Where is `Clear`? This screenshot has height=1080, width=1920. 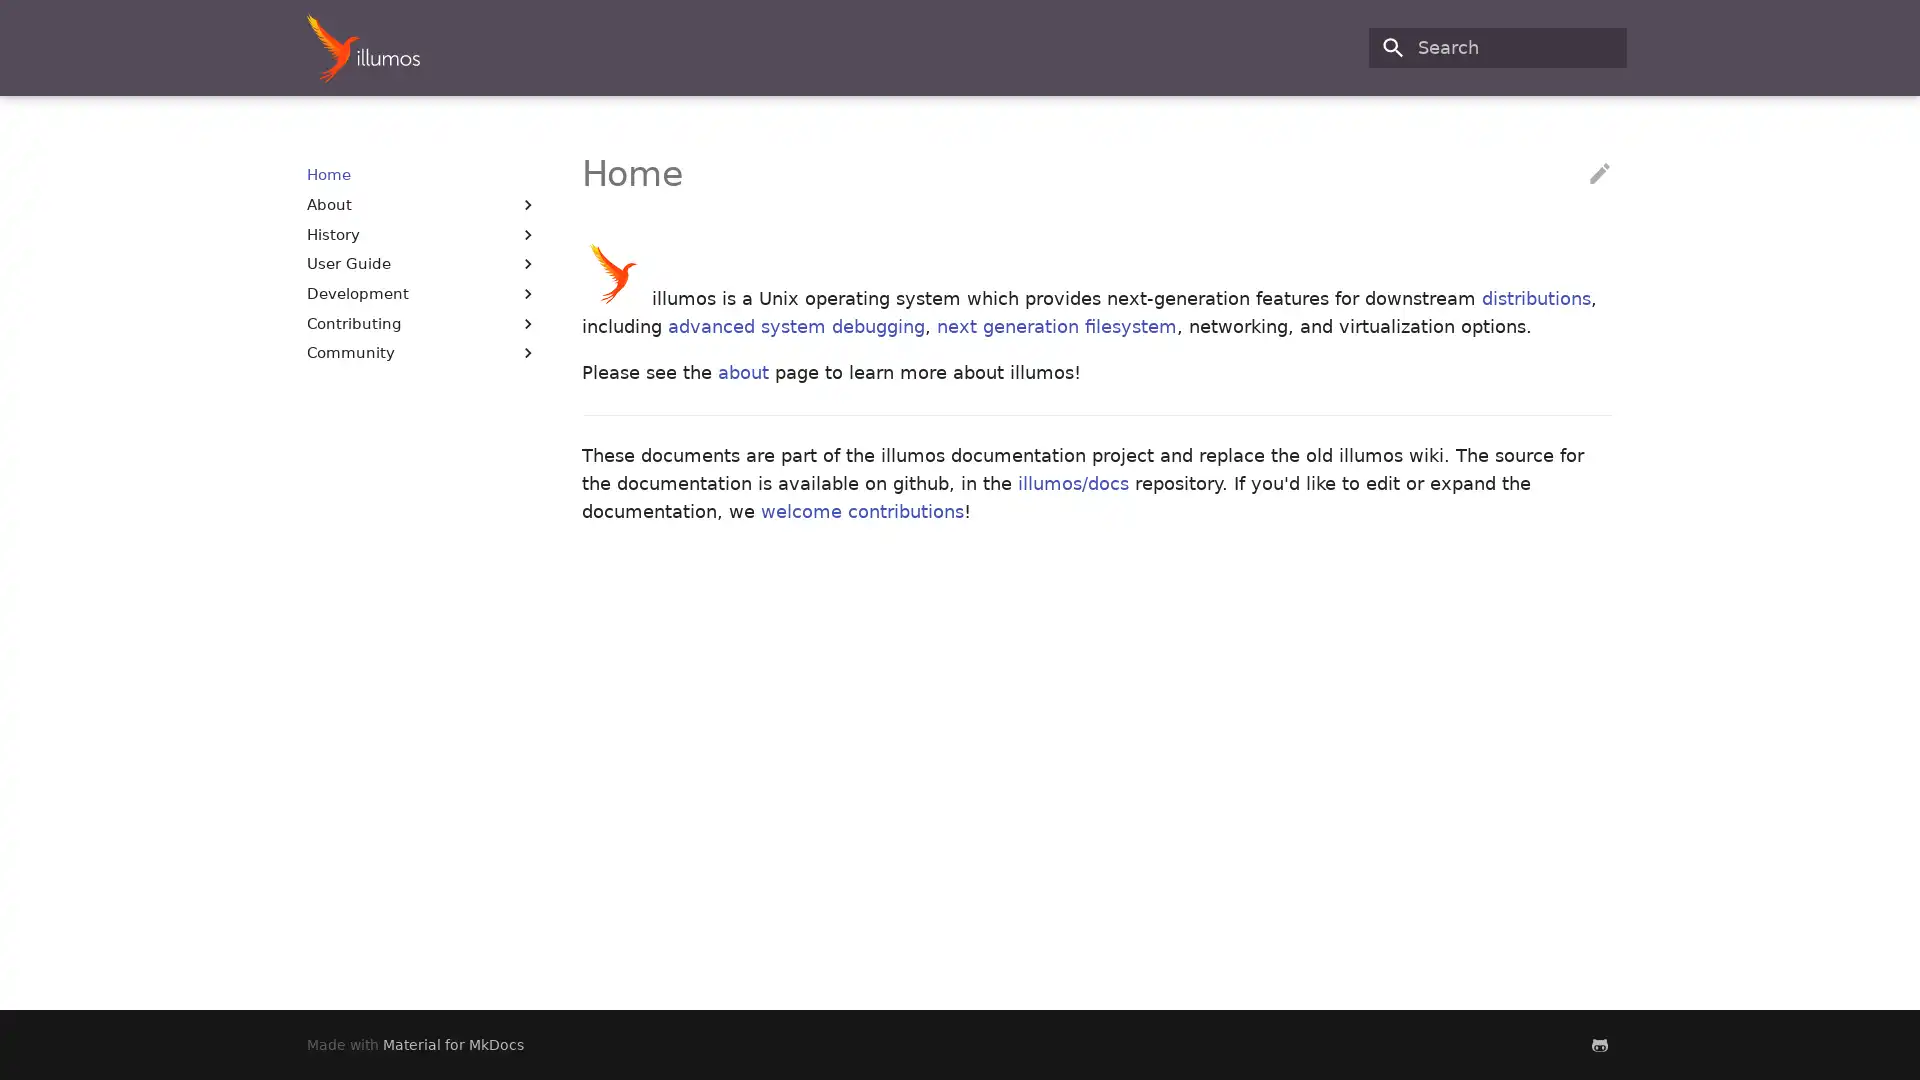
Clear is located at coordinates (1602, 46).